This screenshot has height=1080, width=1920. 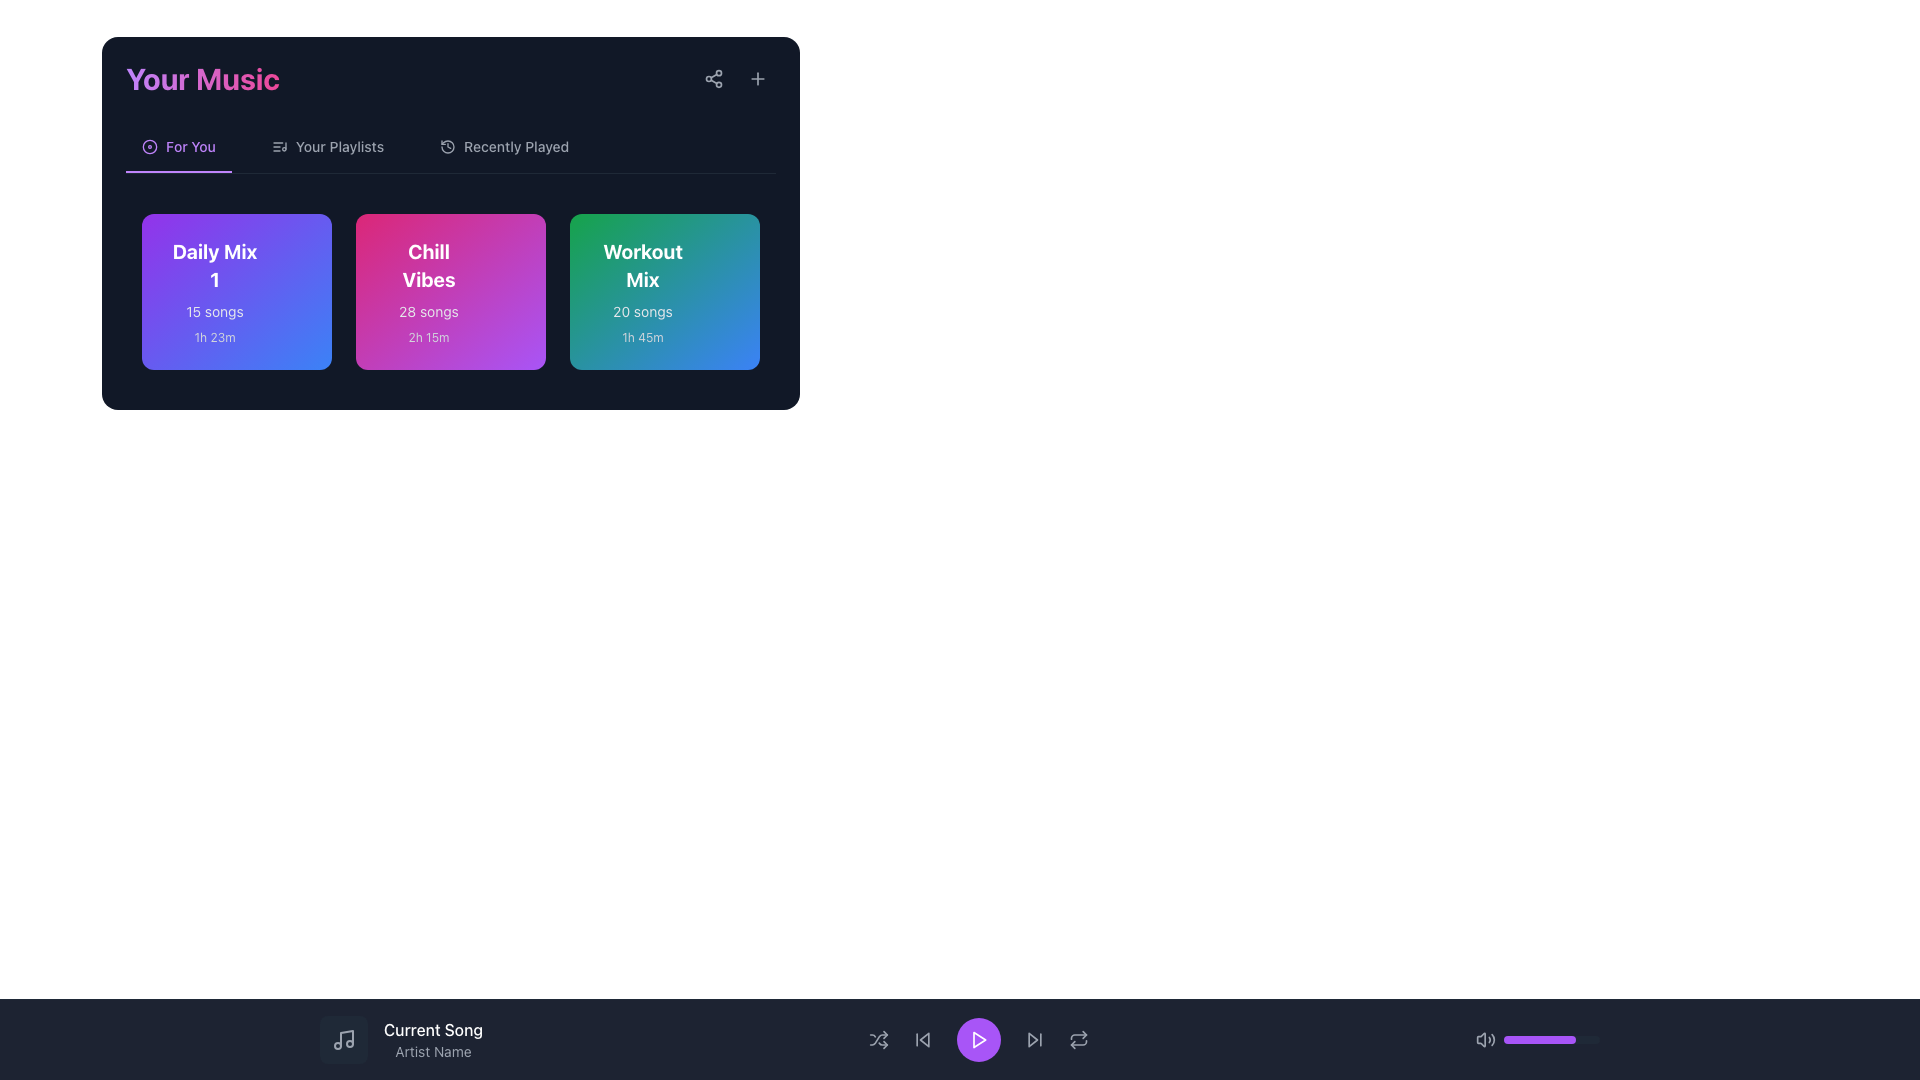 I want to click on the 'Recently Played' icon located to the left of the label text 'Recently Played' in the navigation bar of the 'Your Music' section, so click(x=447, y=145).